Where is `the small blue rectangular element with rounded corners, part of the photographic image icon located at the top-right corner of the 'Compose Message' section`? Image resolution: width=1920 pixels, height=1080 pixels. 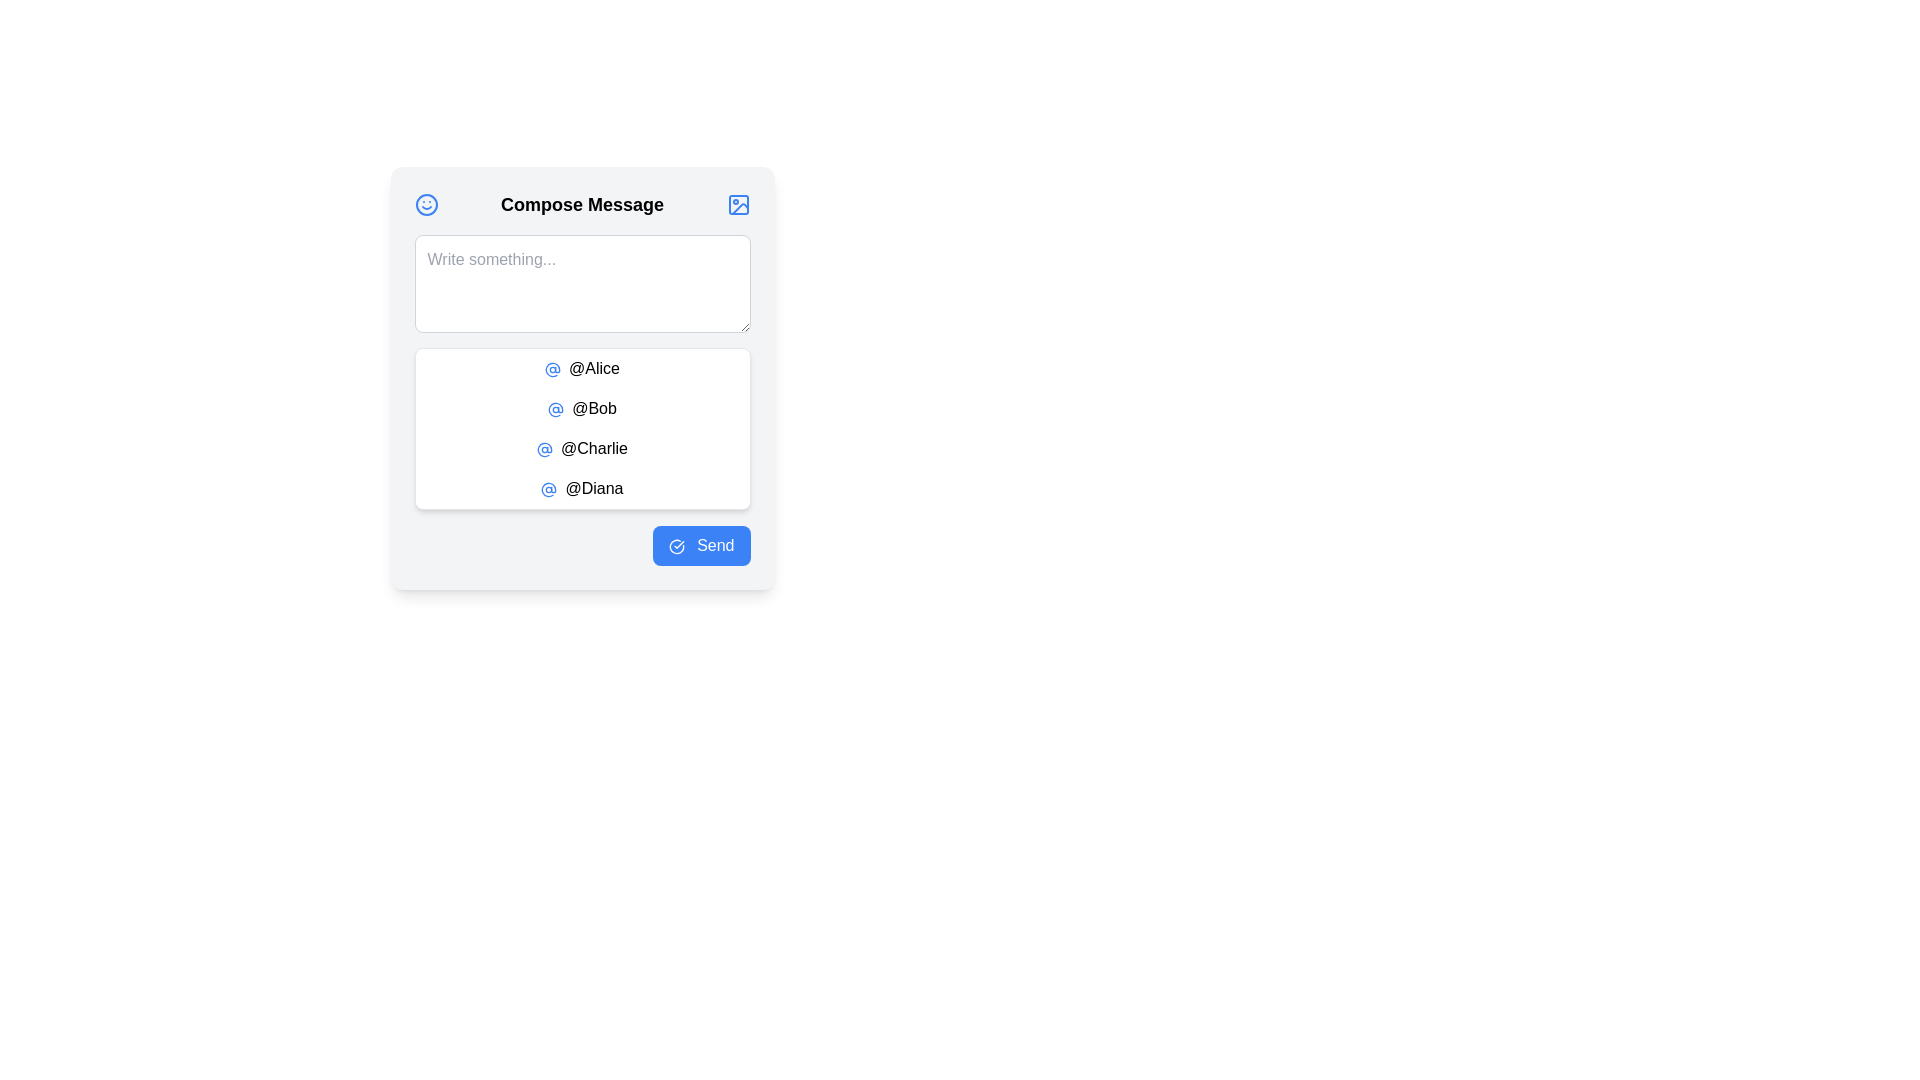 the small blue rectangular element with rounded corners, part of the photographic image icon located at the top-right corner of the 'Compose Message' section is located at coordinates (737, 204).